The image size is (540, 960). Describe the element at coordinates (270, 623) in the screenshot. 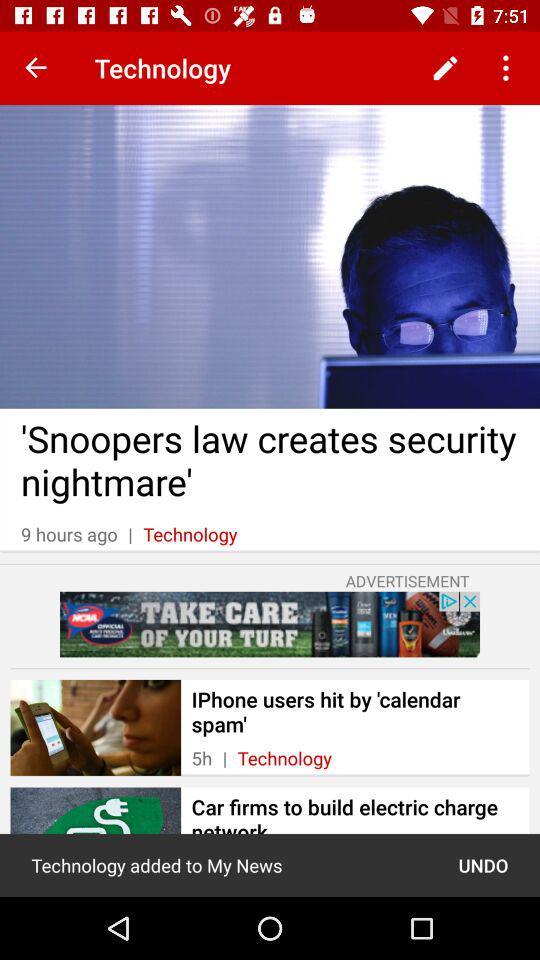

I see `advertise box` at that location.